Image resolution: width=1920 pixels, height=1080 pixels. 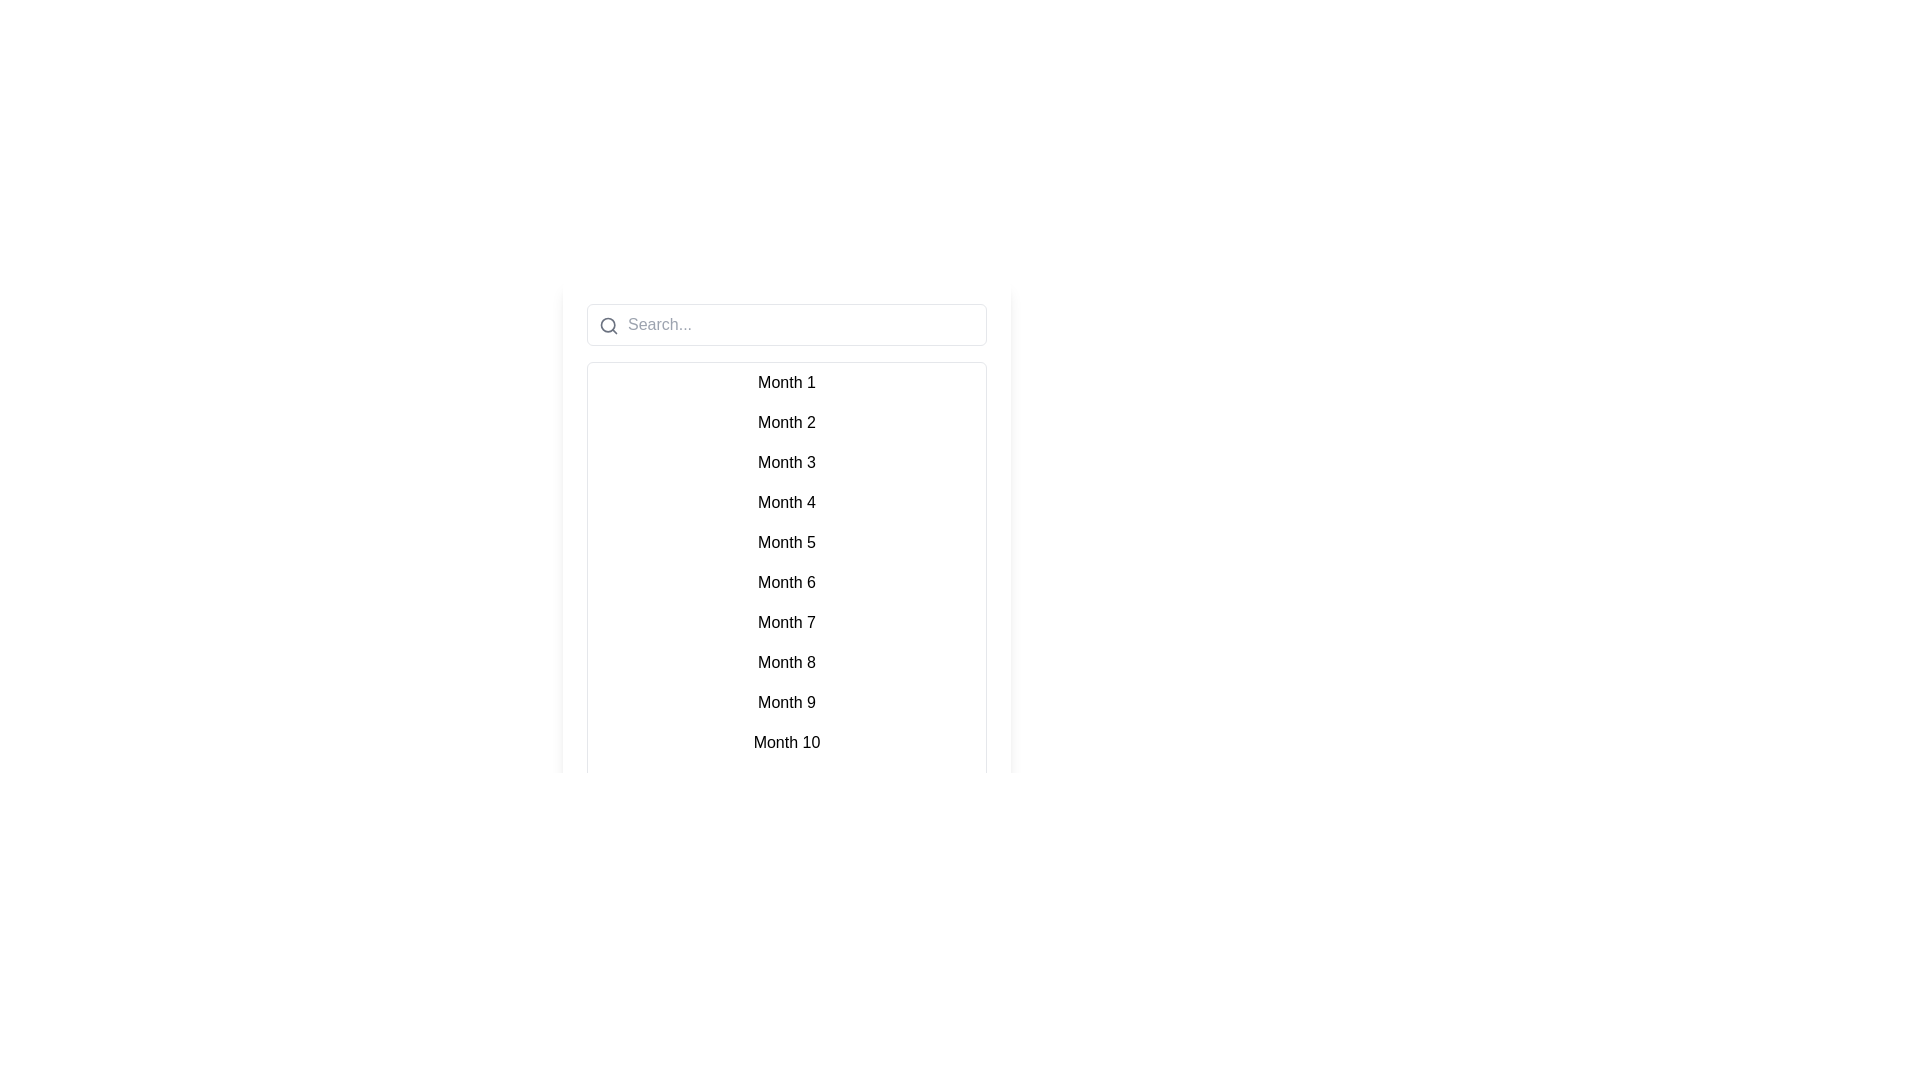 I want to click on the first list item labeled 'Month 1', which is a rectangular item in a vertical list of months, so click(x=786, y=382).